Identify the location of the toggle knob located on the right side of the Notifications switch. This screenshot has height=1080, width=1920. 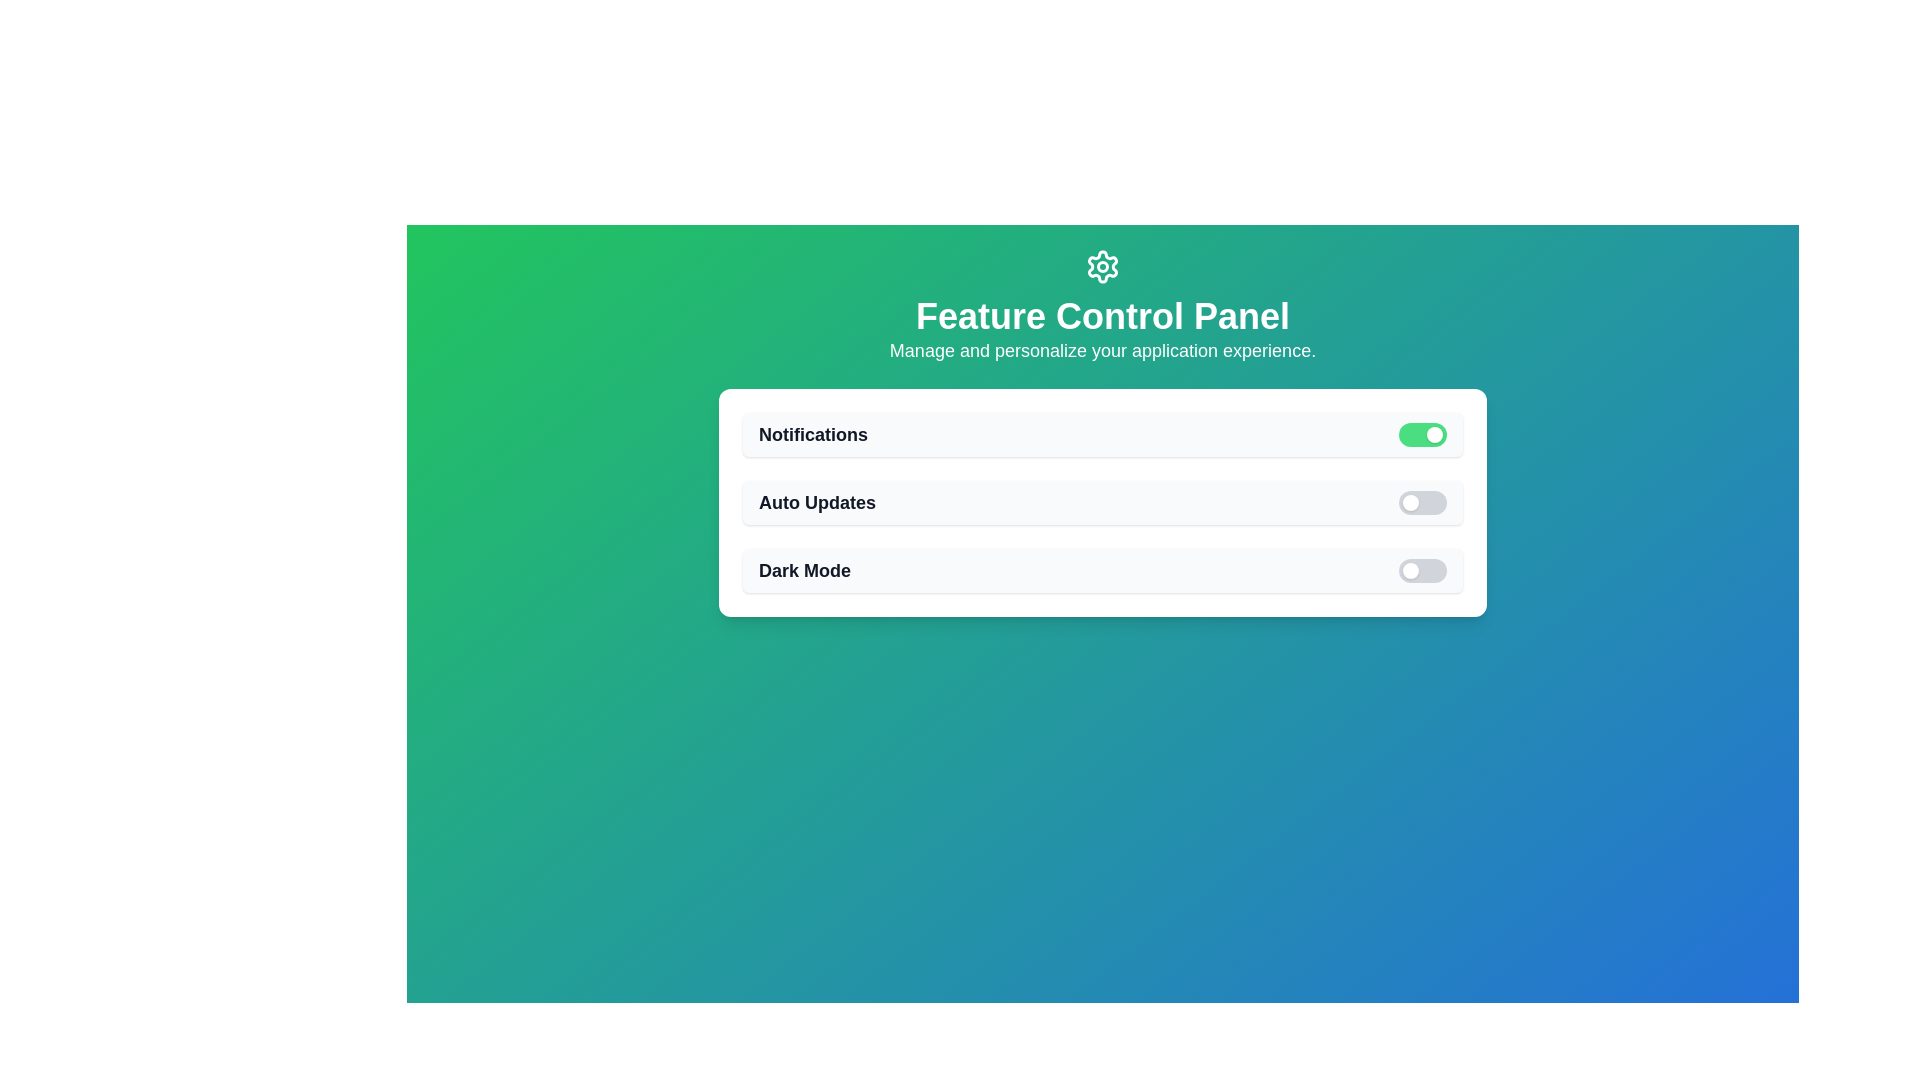
(1434, 434).